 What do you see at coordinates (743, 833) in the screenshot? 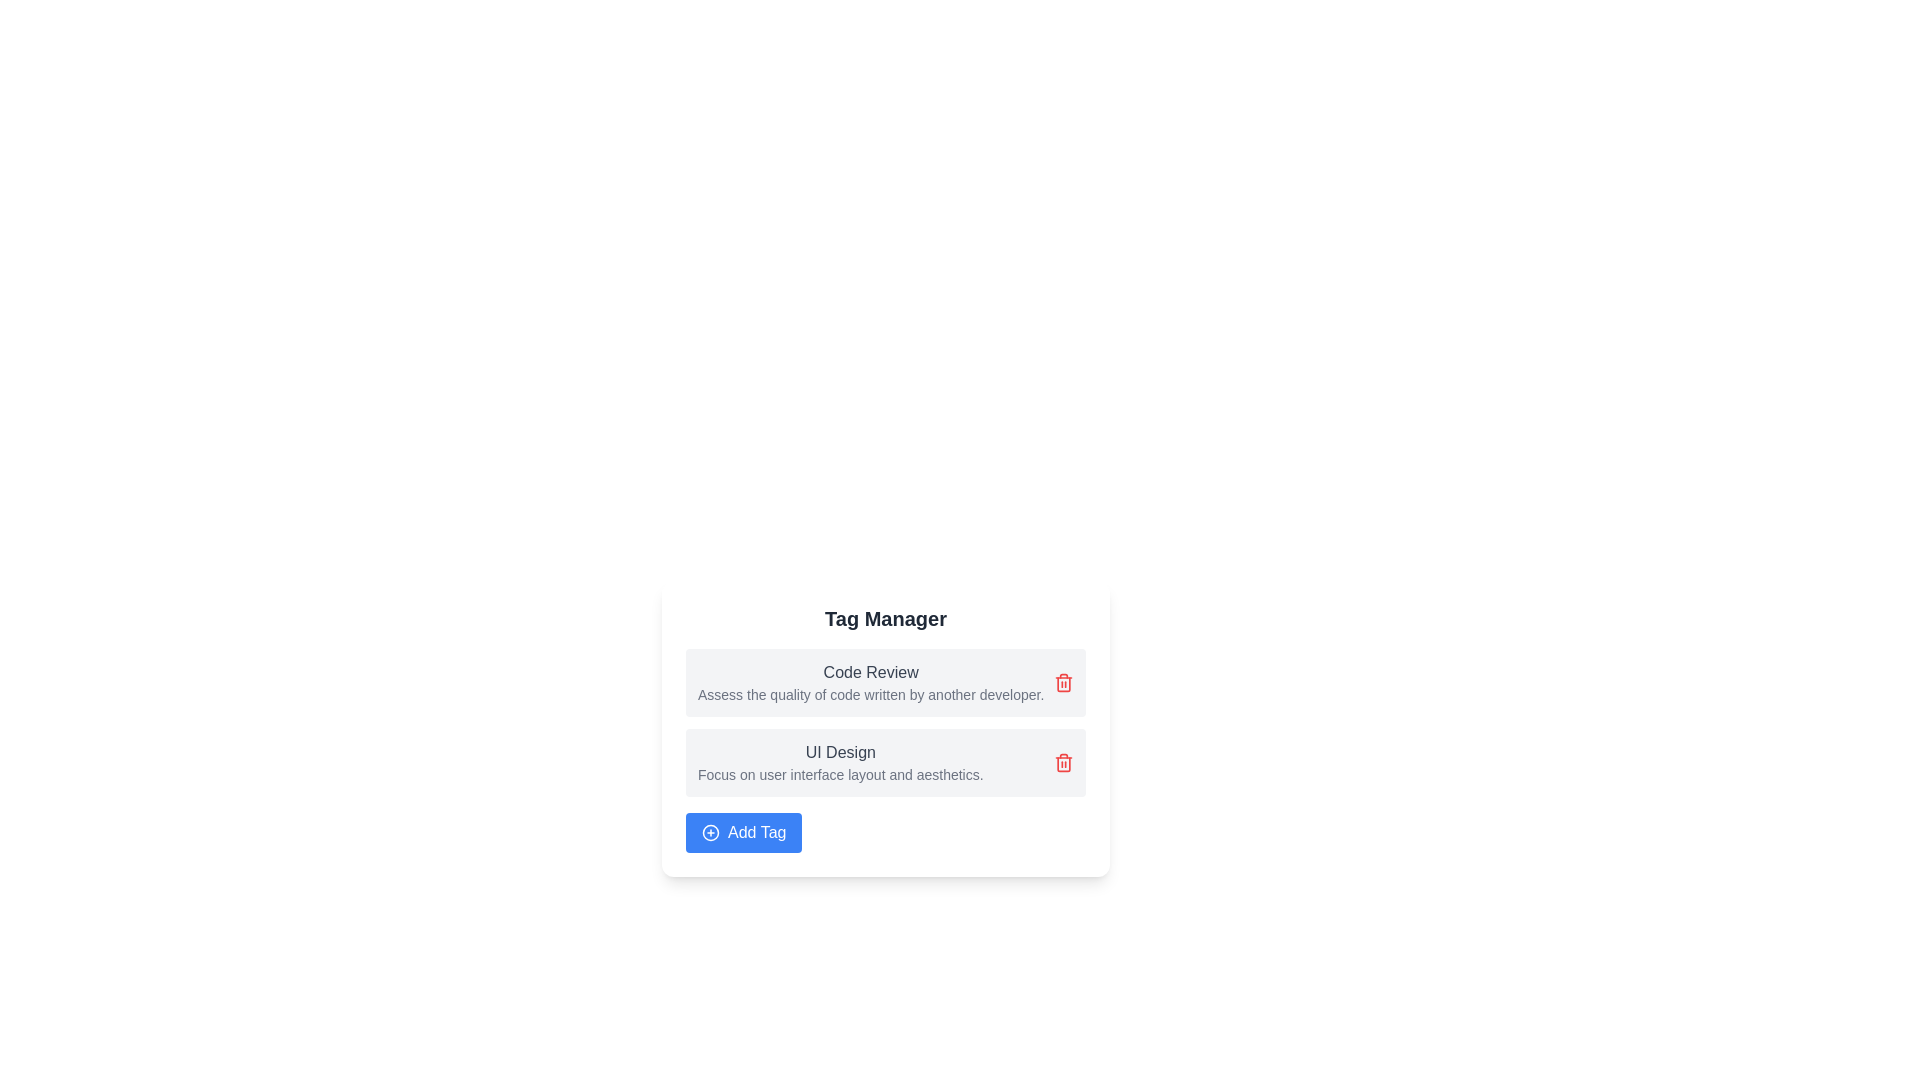
I see `the interactive button to add a new tag located at the bottom of the 'Tag Manager' card for visual feedback` at bounding box center [743, 833].